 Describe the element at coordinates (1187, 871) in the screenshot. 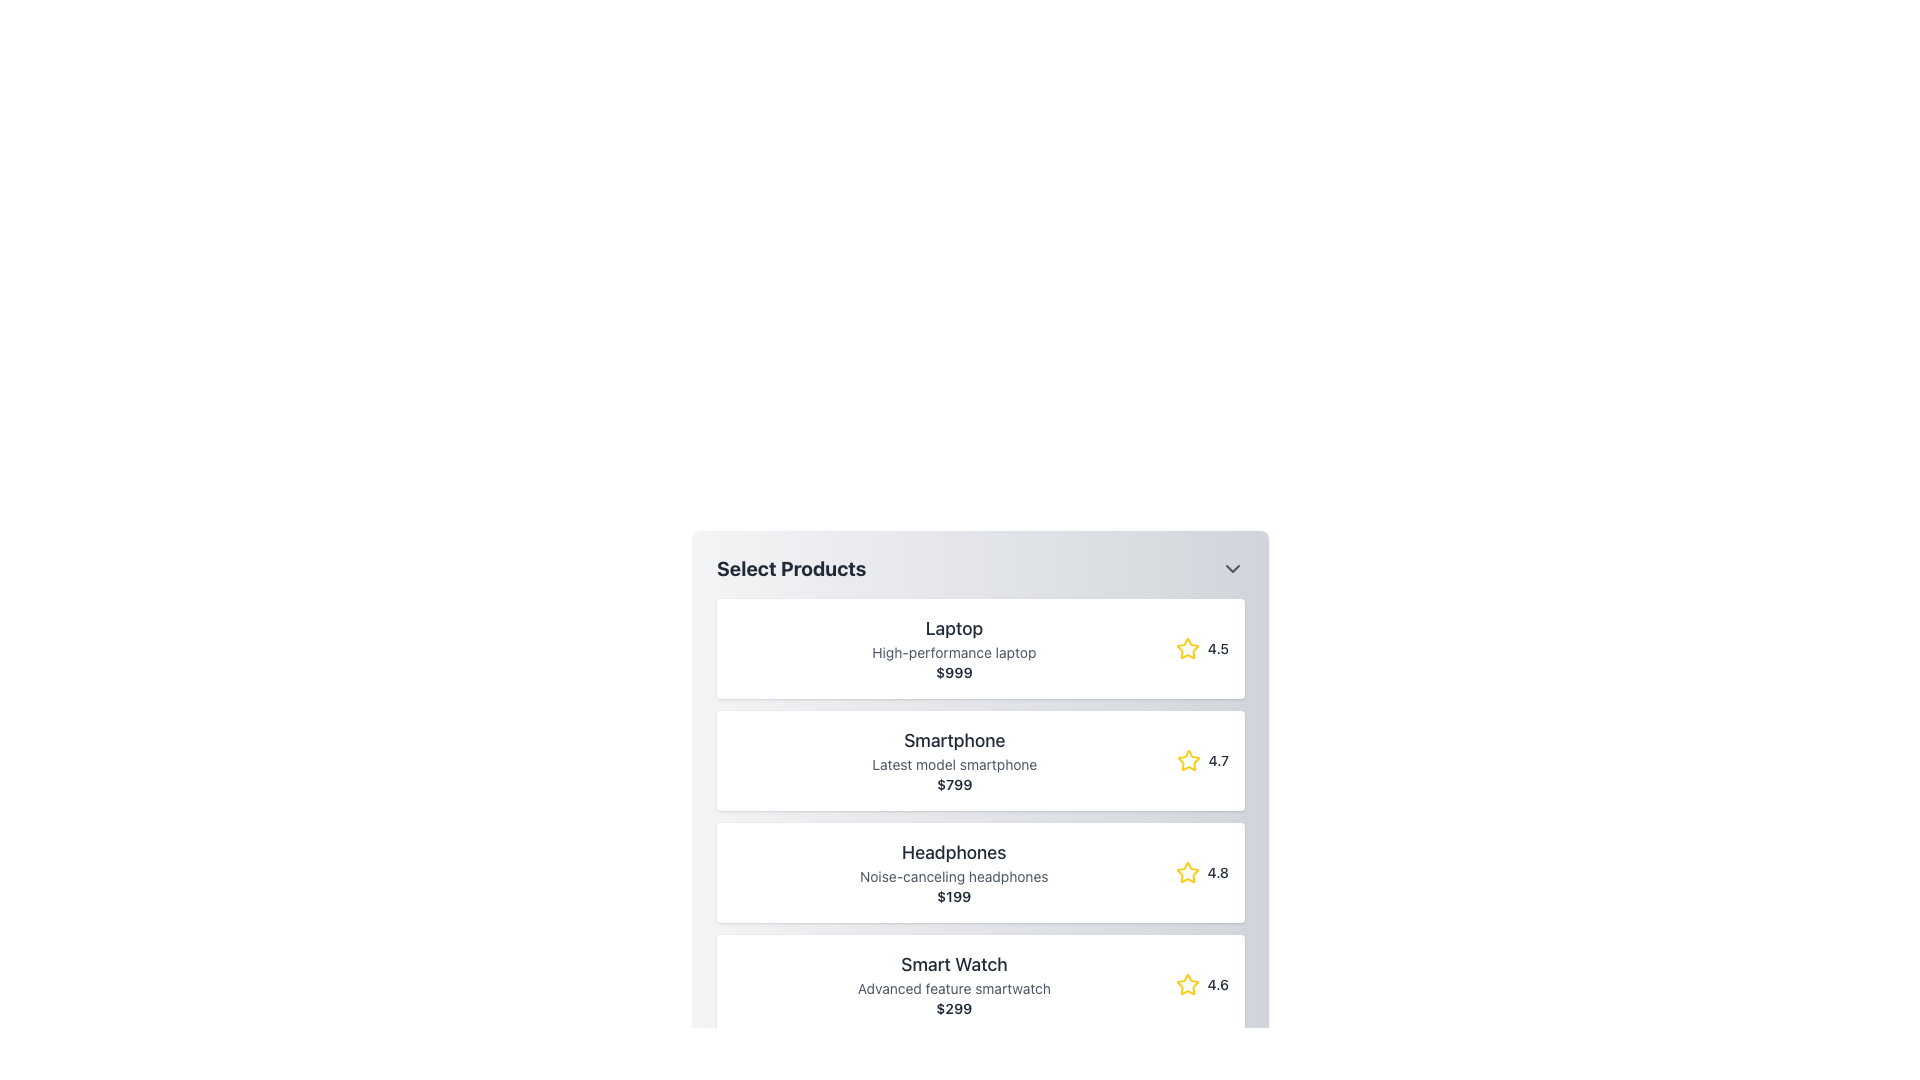

I see `design of the yellow star-shaped icon with a transparent center, located to the left of the numeric rating '4.8' in the 'Headphones' section` at that location.